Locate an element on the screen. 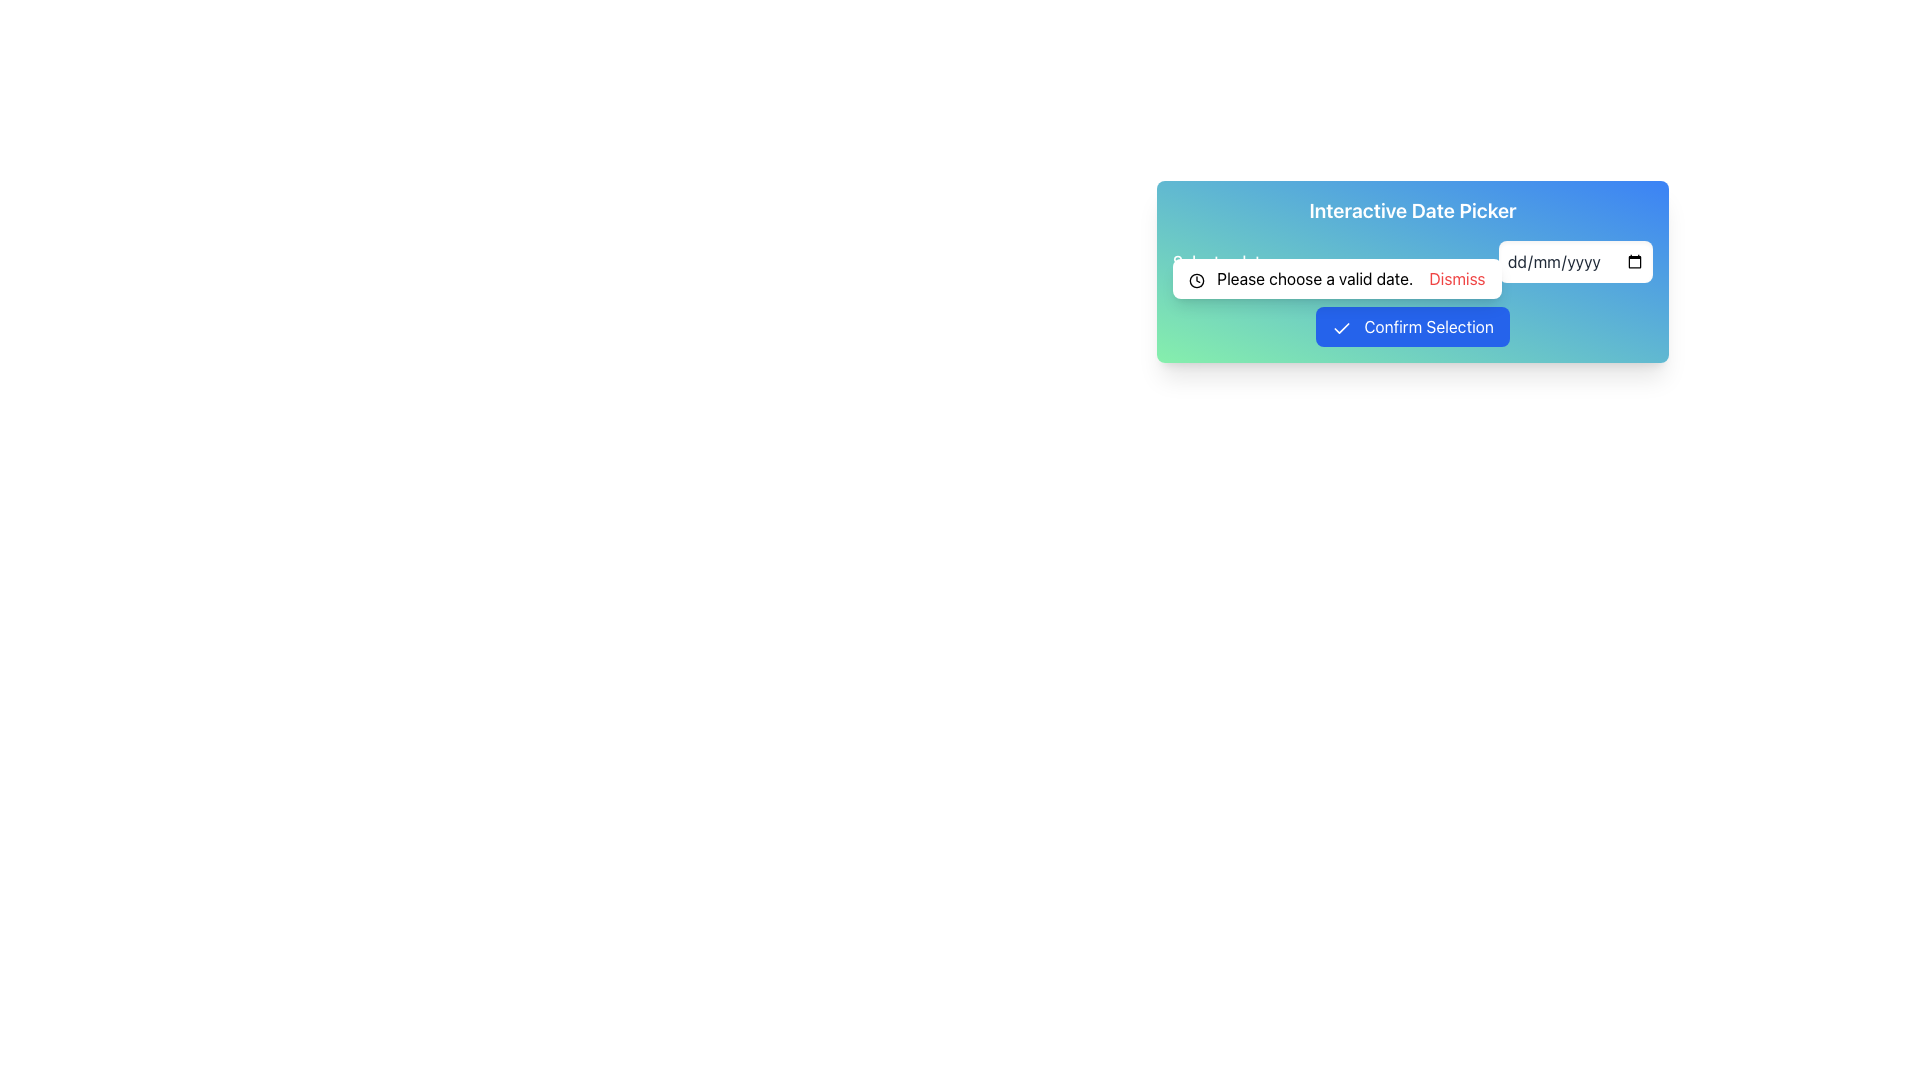  the red 'Dismiss' button located to the right of the text 'Please choose a valid date.' is located at coordinates (1457, 278).